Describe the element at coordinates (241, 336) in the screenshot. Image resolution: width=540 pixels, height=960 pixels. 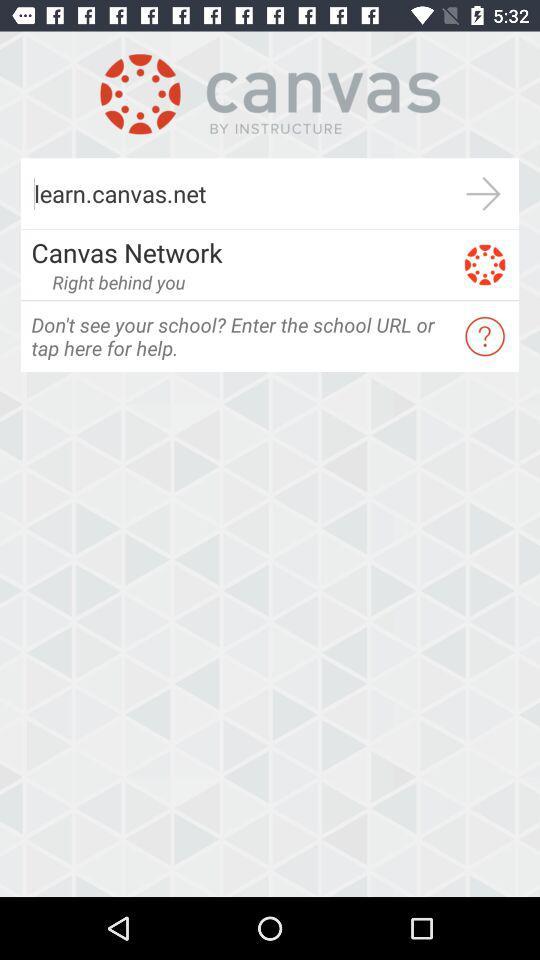
I see `icon at the center` at that location.